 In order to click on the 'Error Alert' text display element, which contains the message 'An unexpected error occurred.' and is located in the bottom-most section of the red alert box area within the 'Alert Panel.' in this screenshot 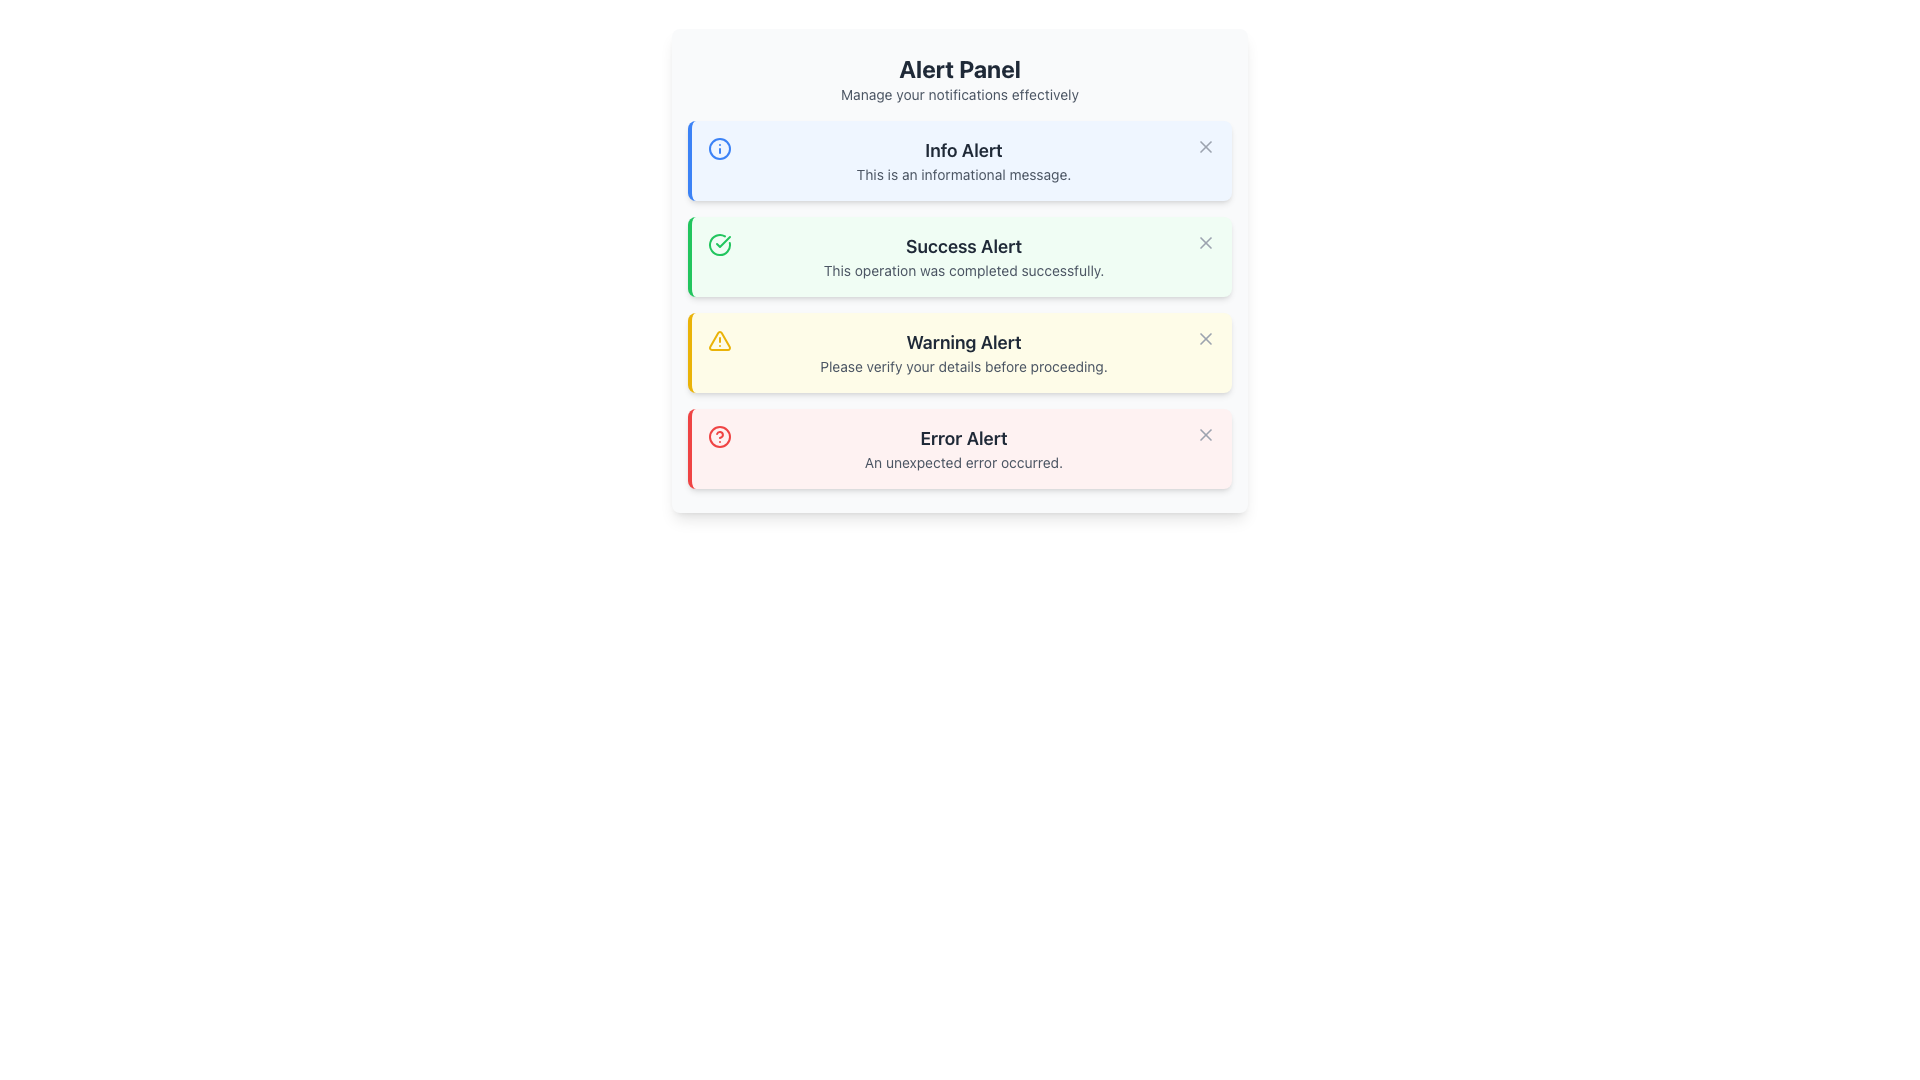, I will do `click(964, 447)`.